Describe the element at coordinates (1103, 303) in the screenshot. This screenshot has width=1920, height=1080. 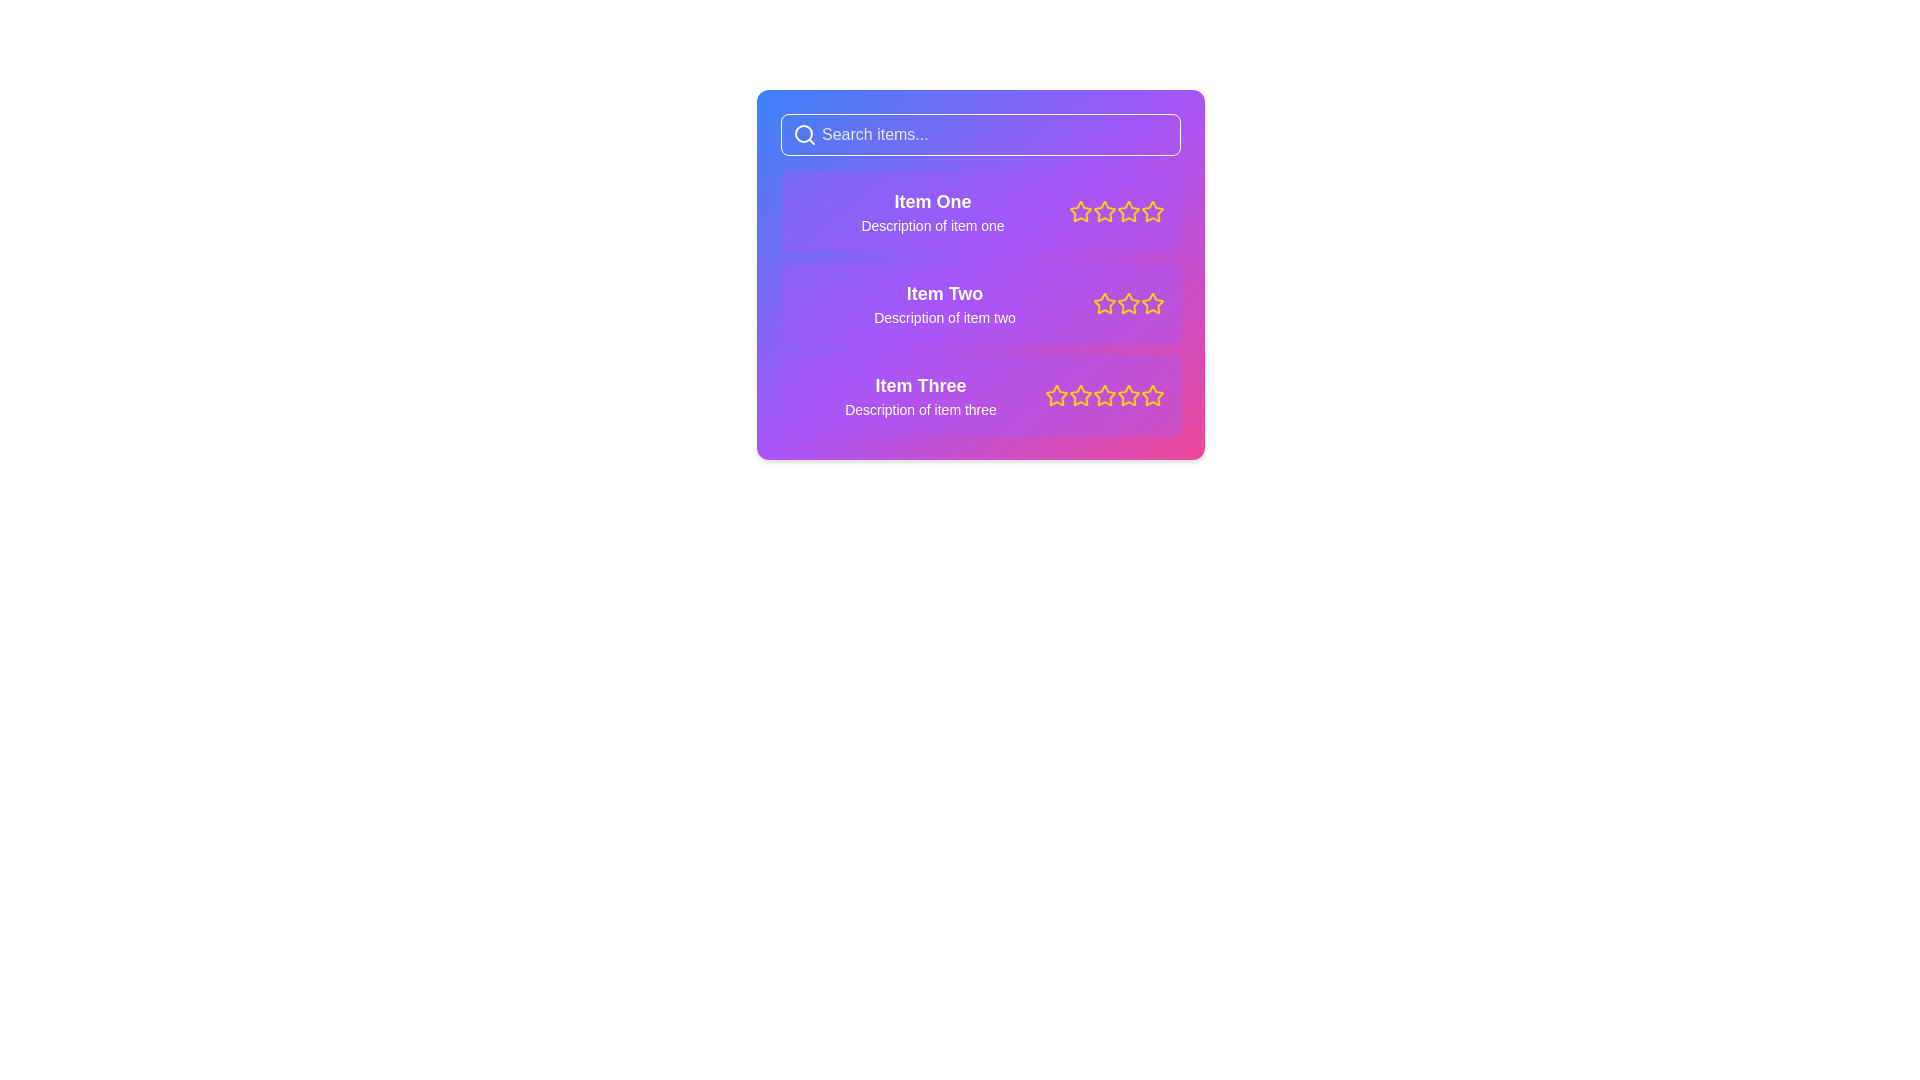
I see `the first star in the five-star rating bar next to 'Item Two'` at that location.